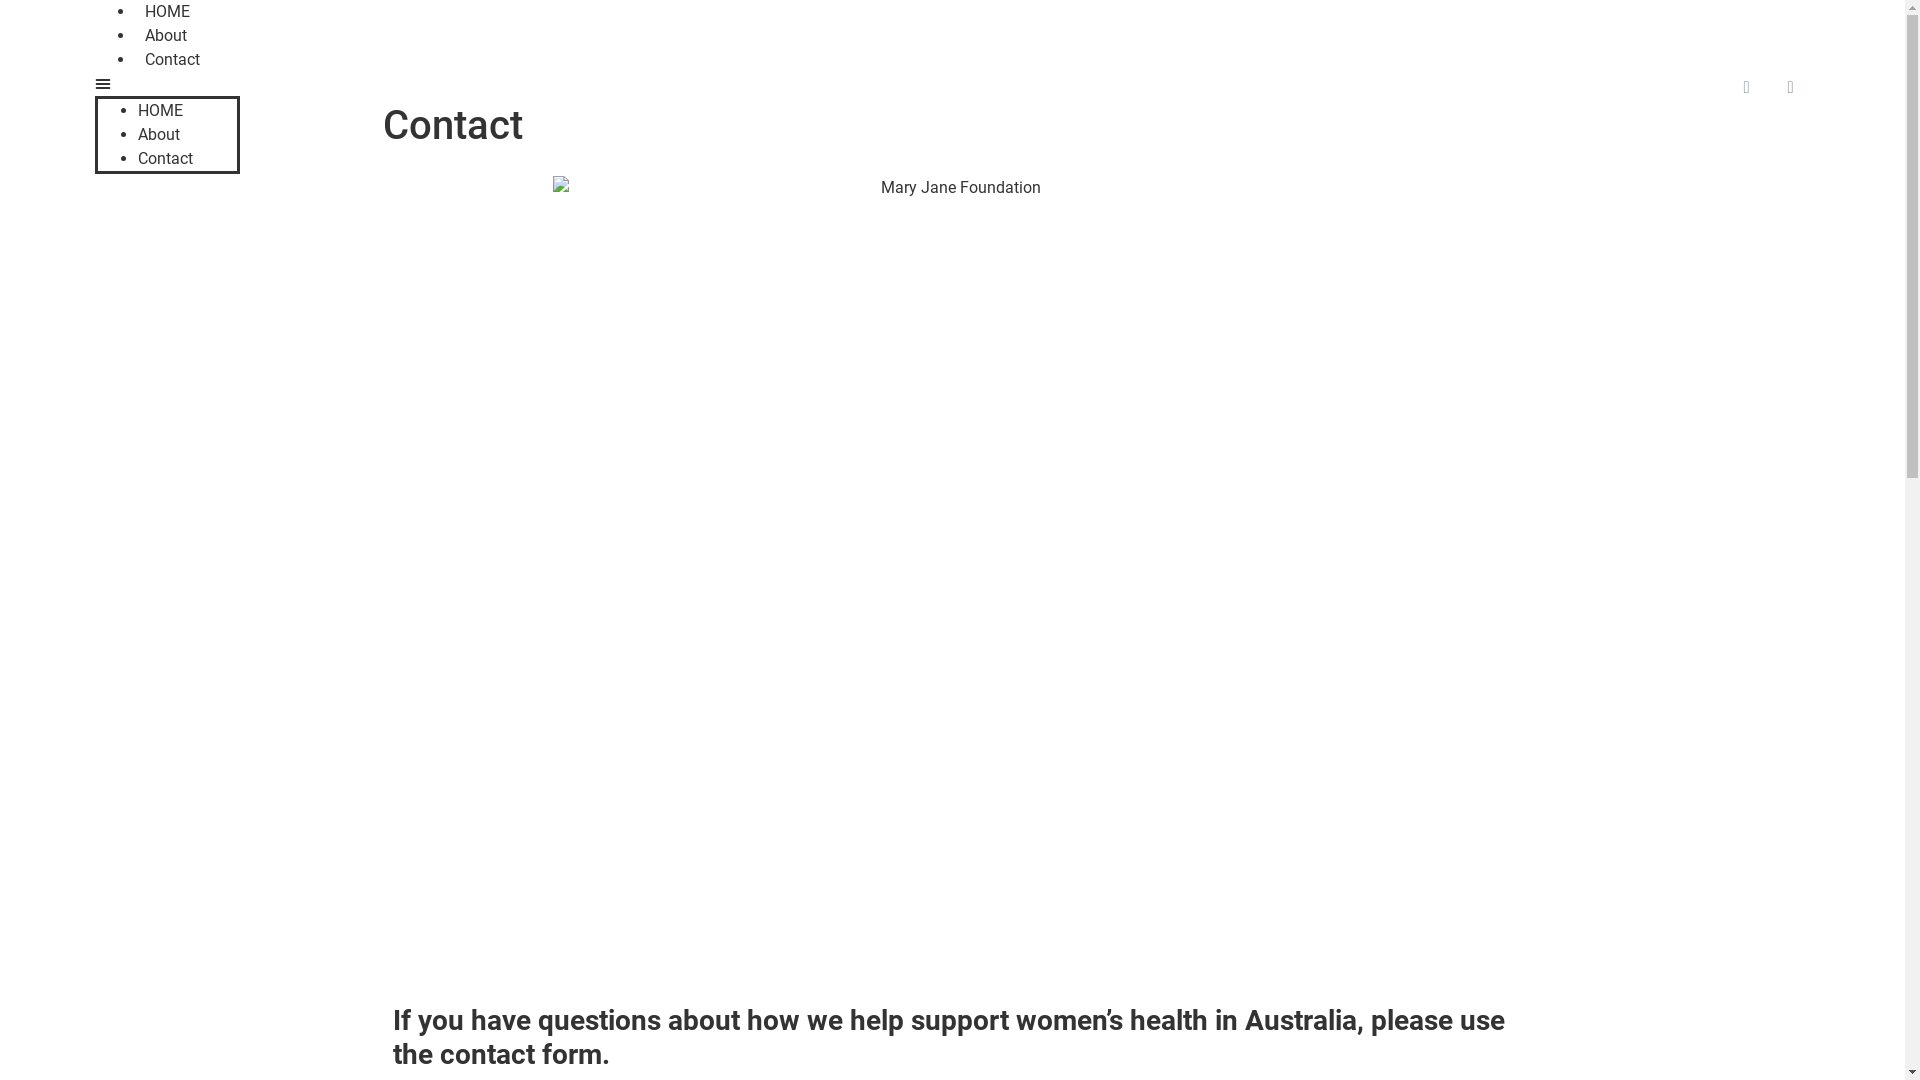 The height and width of the screenshot is (1080, 1920). What do you see at coordinates (166, 35) in the screenshot?
I see `'About'` at bounding box center [166, 35].